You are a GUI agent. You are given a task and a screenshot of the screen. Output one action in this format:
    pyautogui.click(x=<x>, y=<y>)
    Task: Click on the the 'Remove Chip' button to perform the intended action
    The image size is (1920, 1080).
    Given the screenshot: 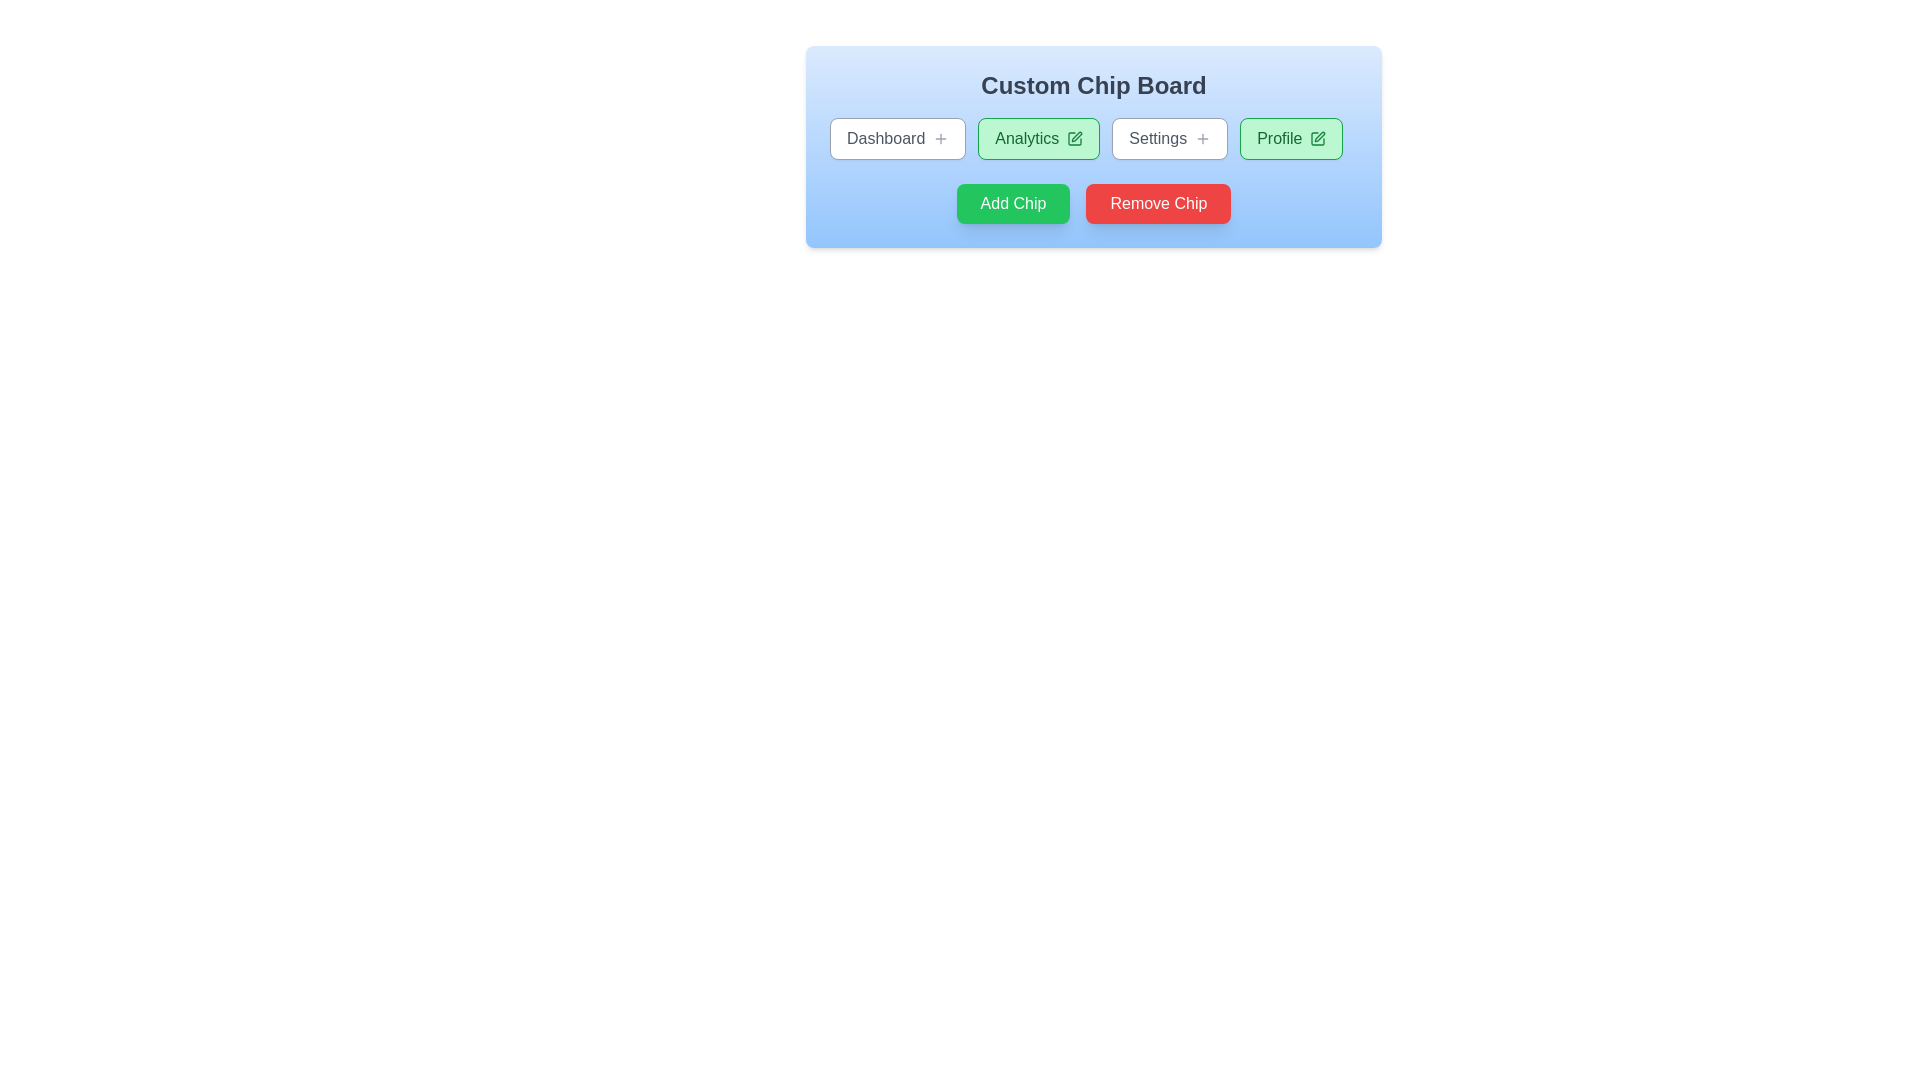 What is the action you would take?
    pyautogui.click(x=1158, y=204)
    